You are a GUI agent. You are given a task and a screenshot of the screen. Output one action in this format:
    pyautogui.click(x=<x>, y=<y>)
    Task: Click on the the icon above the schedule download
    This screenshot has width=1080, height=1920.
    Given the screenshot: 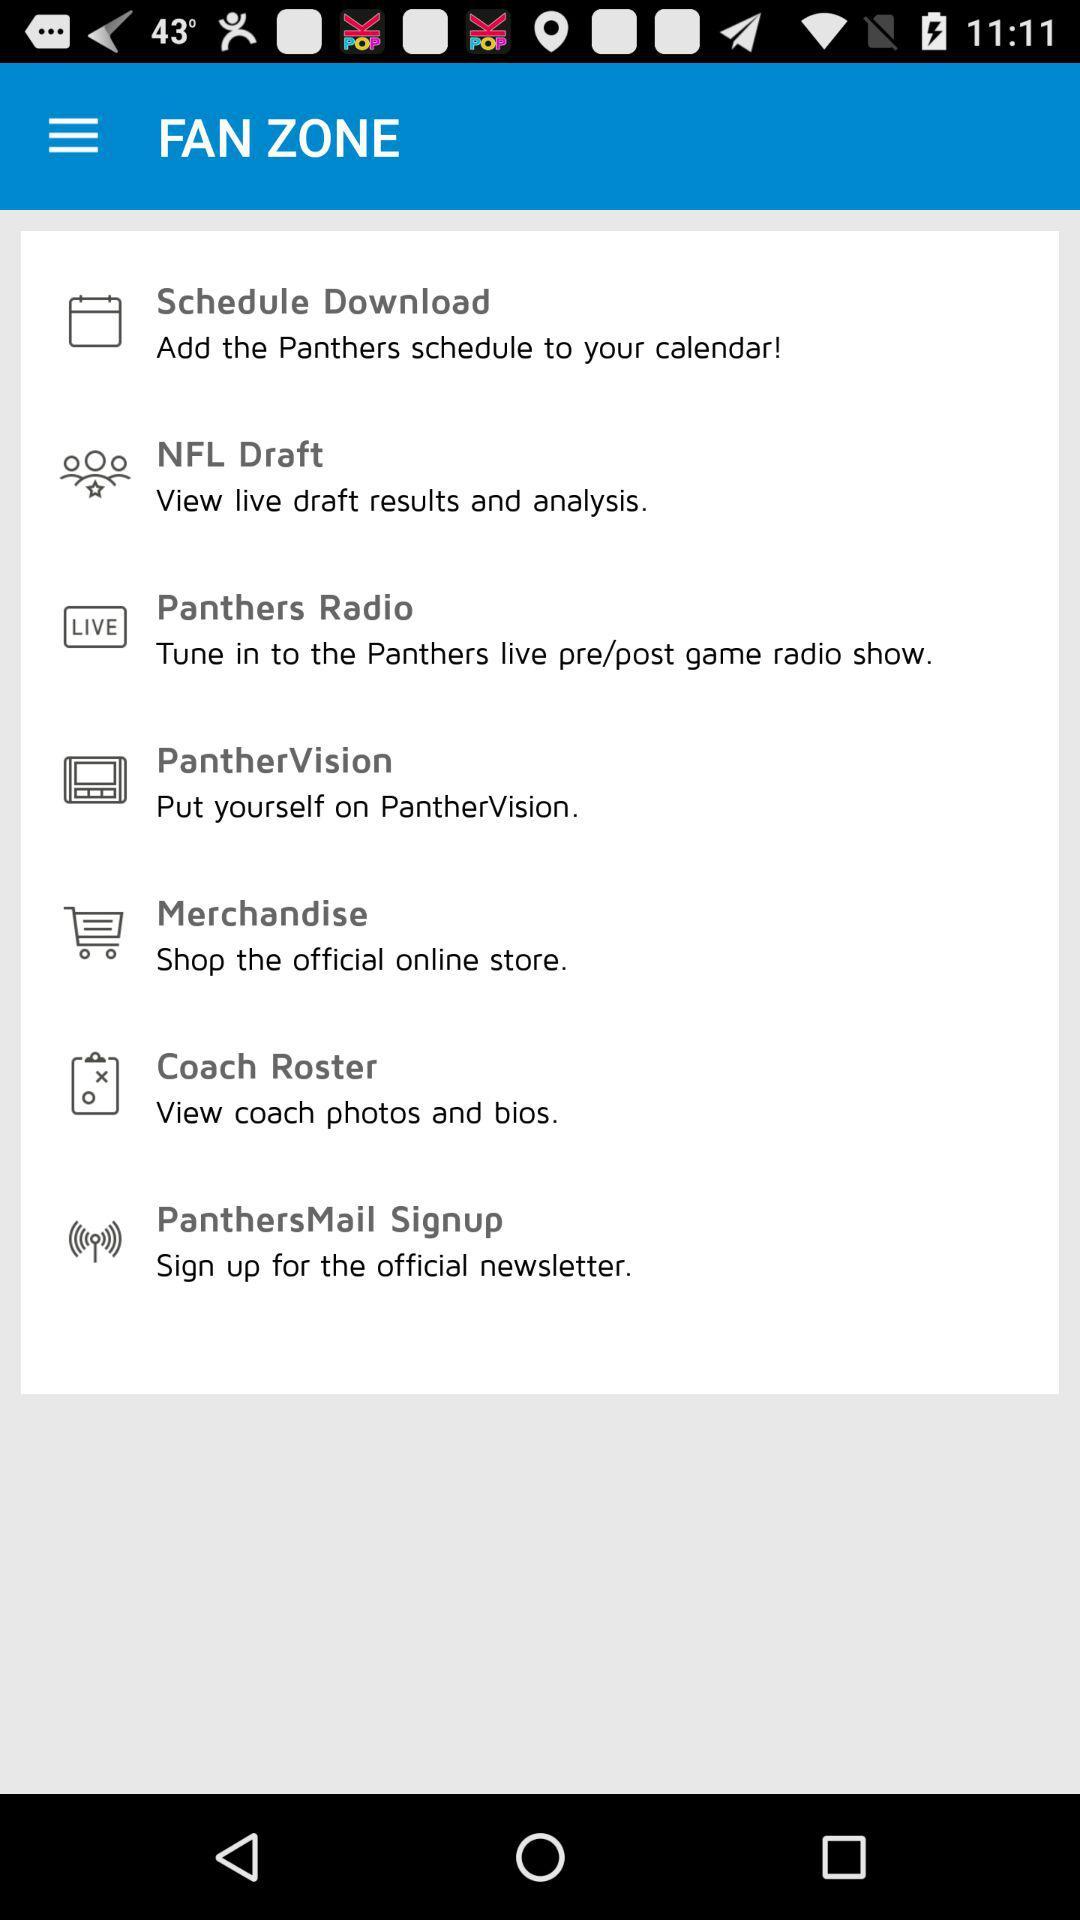 What is the action you would take?
    pyautogui.click(x=72, y=135)
    